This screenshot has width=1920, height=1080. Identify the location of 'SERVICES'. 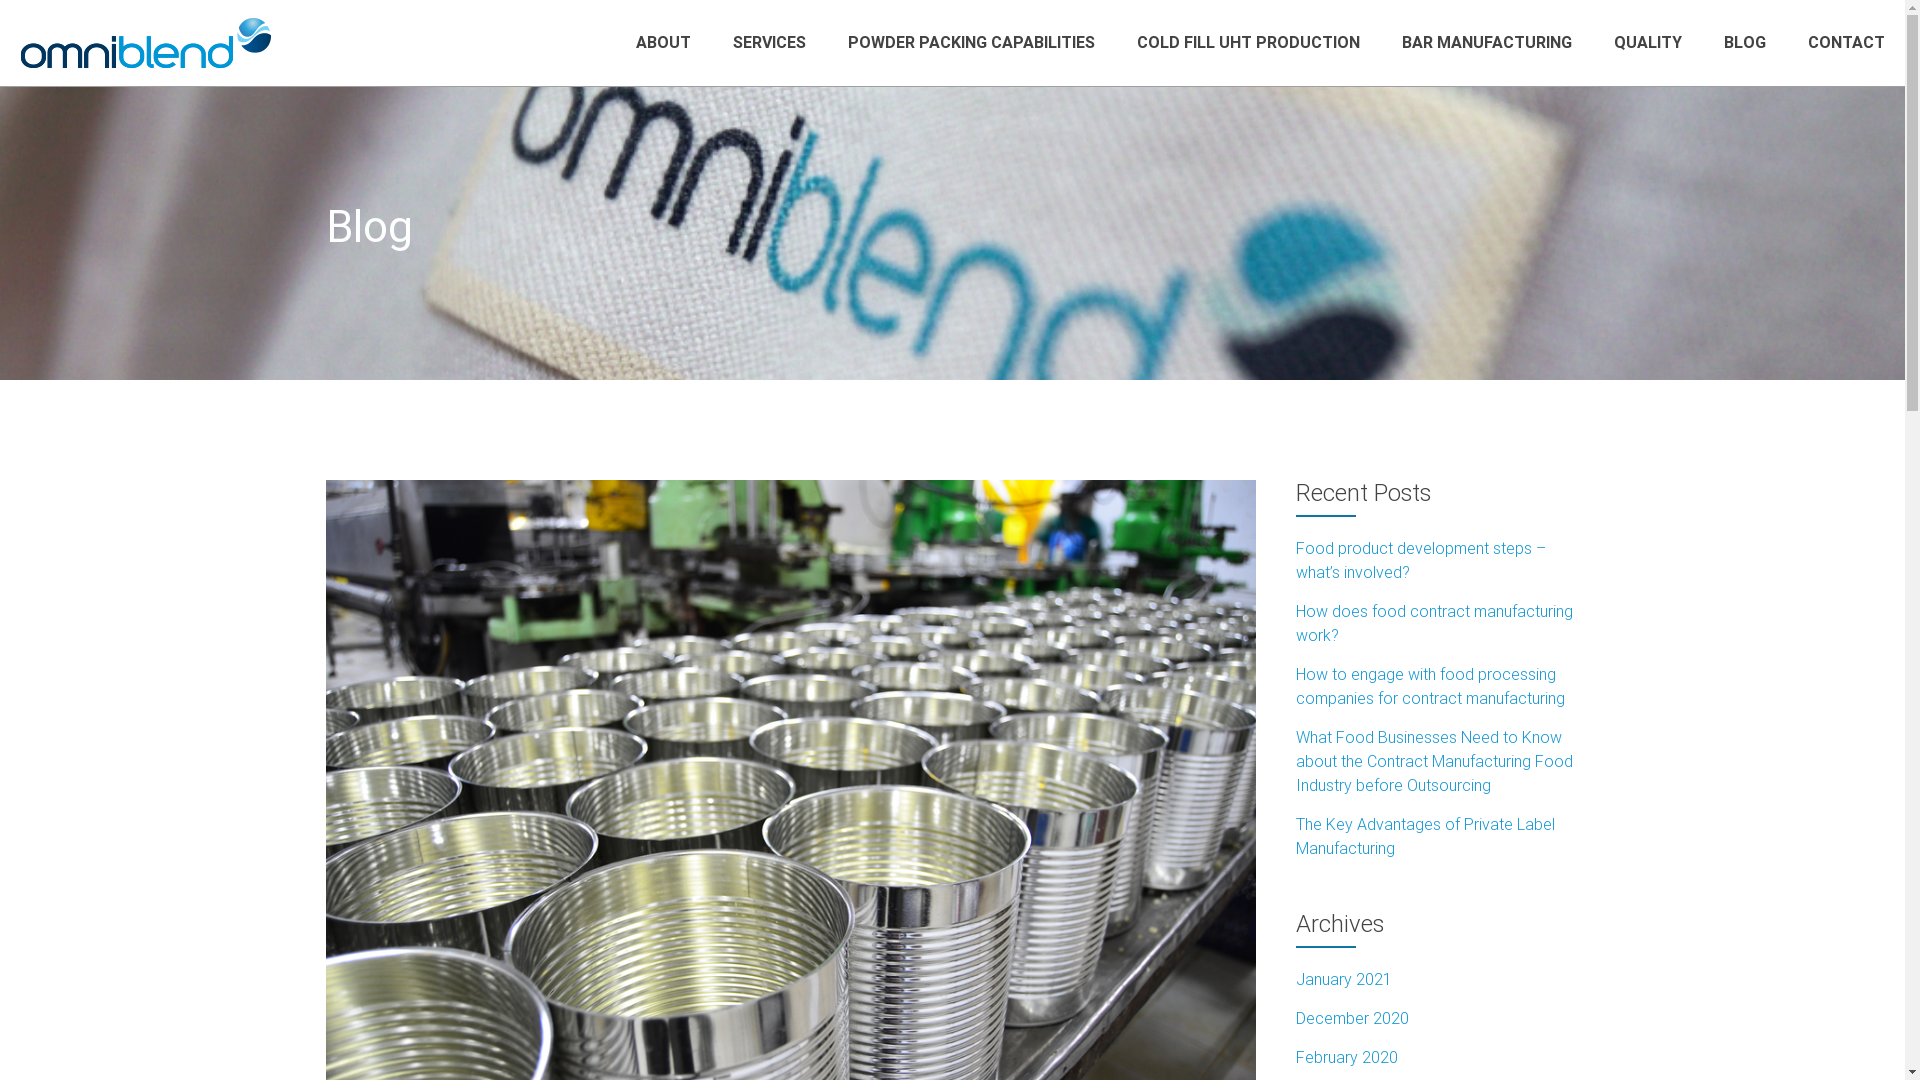
(768, 42).